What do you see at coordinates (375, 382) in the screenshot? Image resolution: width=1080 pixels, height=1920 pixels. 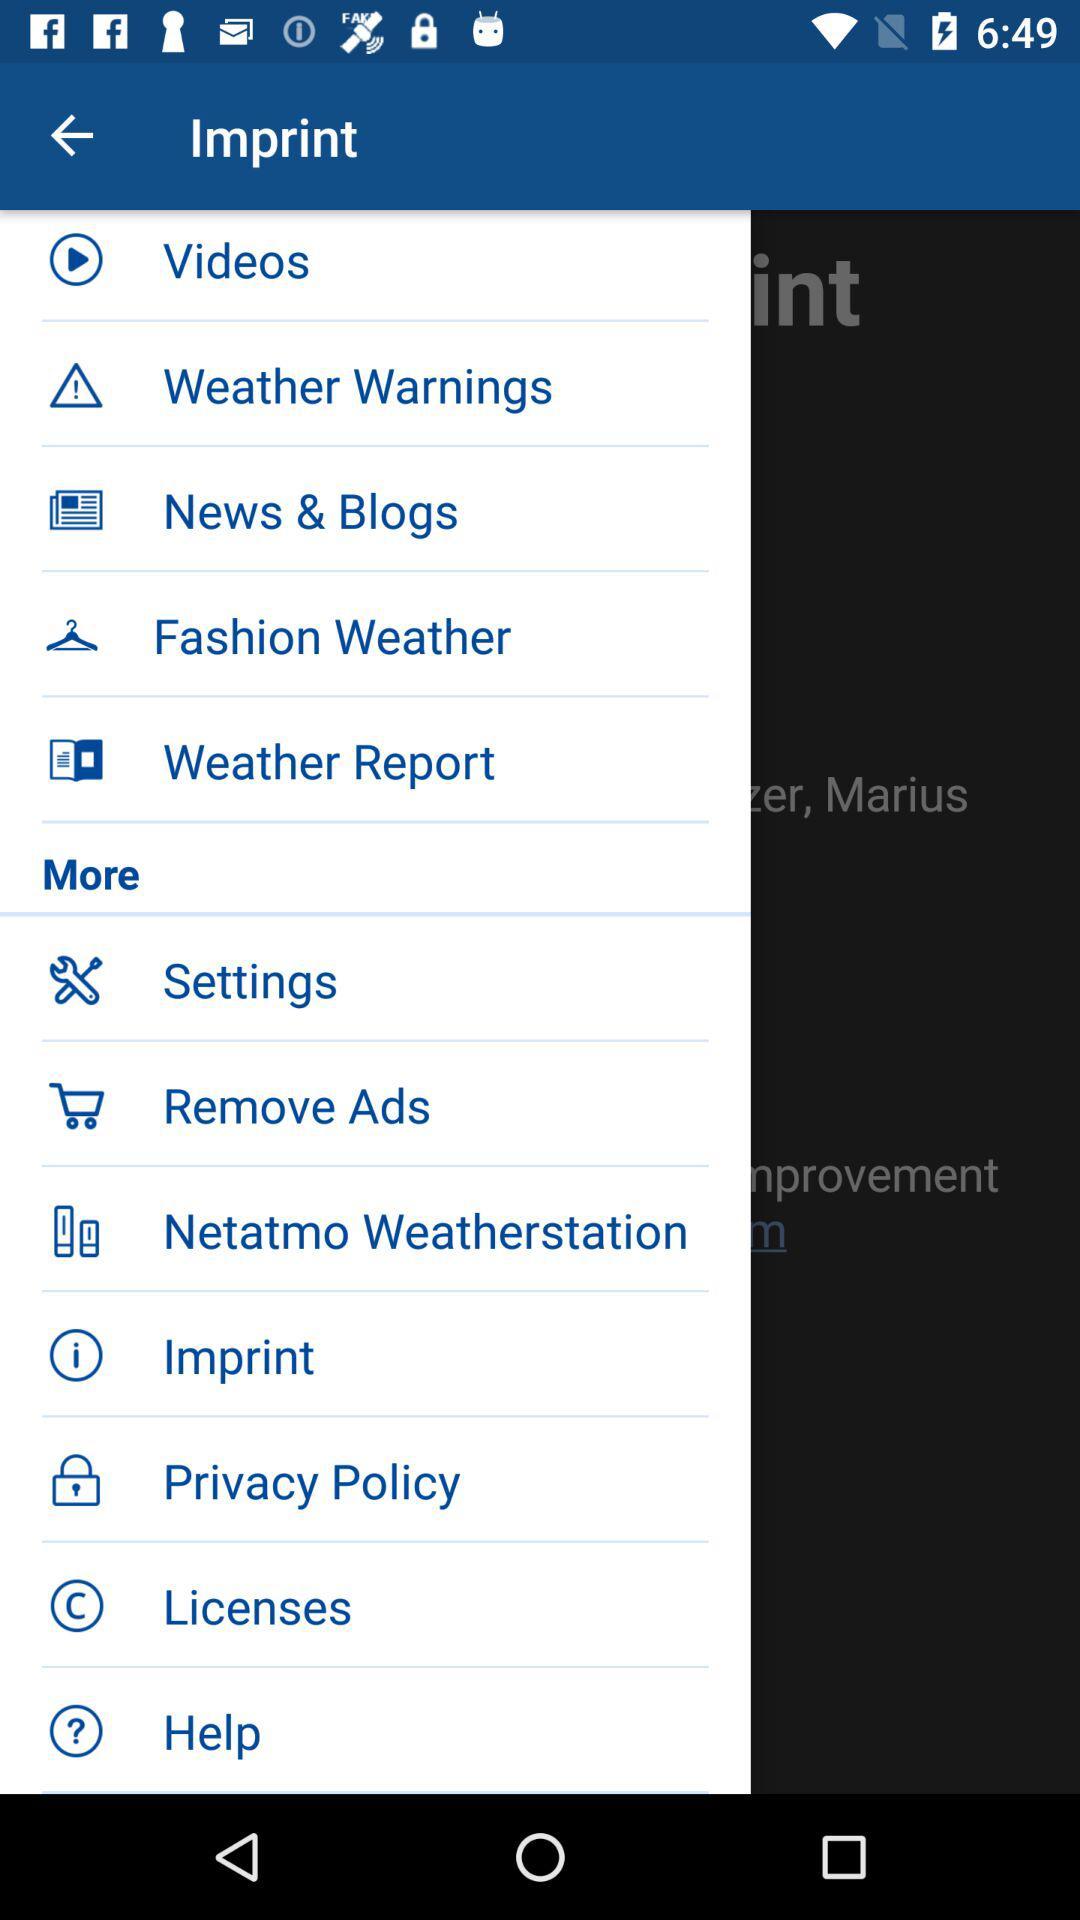 I see `the item below videos item` at bounding box center [375, 382].